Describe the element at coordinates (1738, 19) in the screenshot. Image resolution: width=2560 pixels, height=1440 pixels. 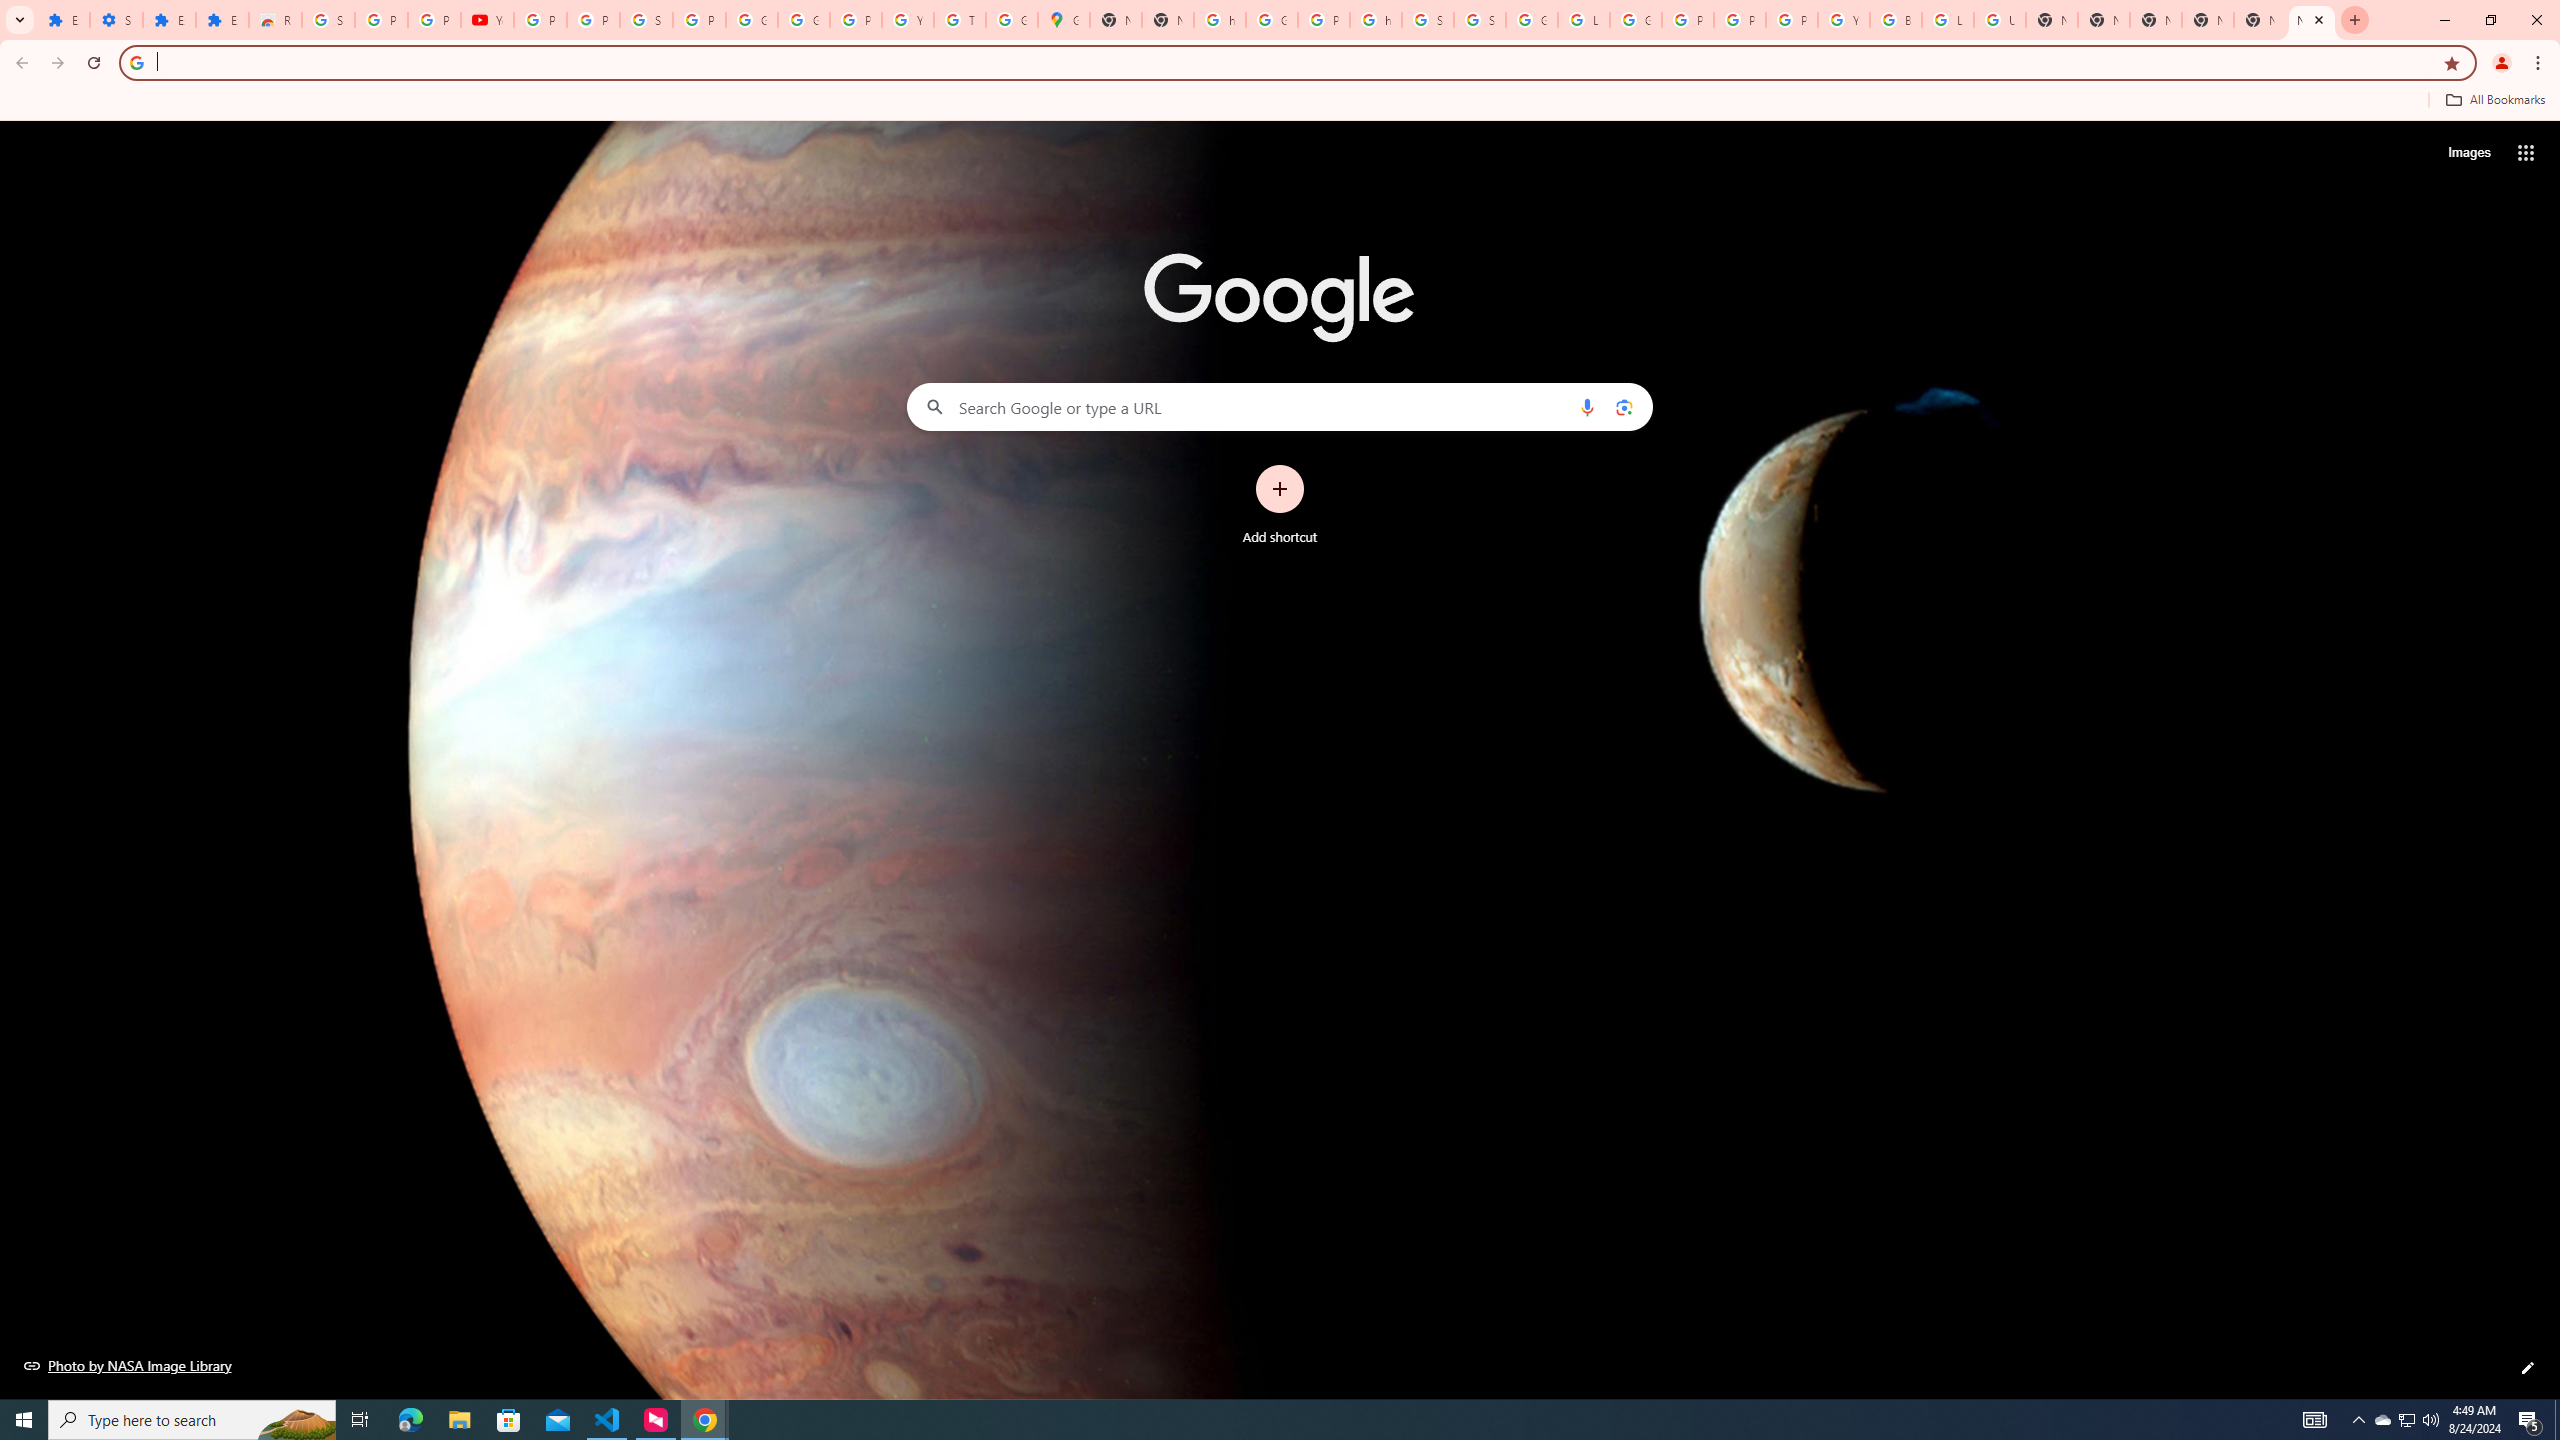
I see `'Privacy Help Center - Policies Help'` at that location.